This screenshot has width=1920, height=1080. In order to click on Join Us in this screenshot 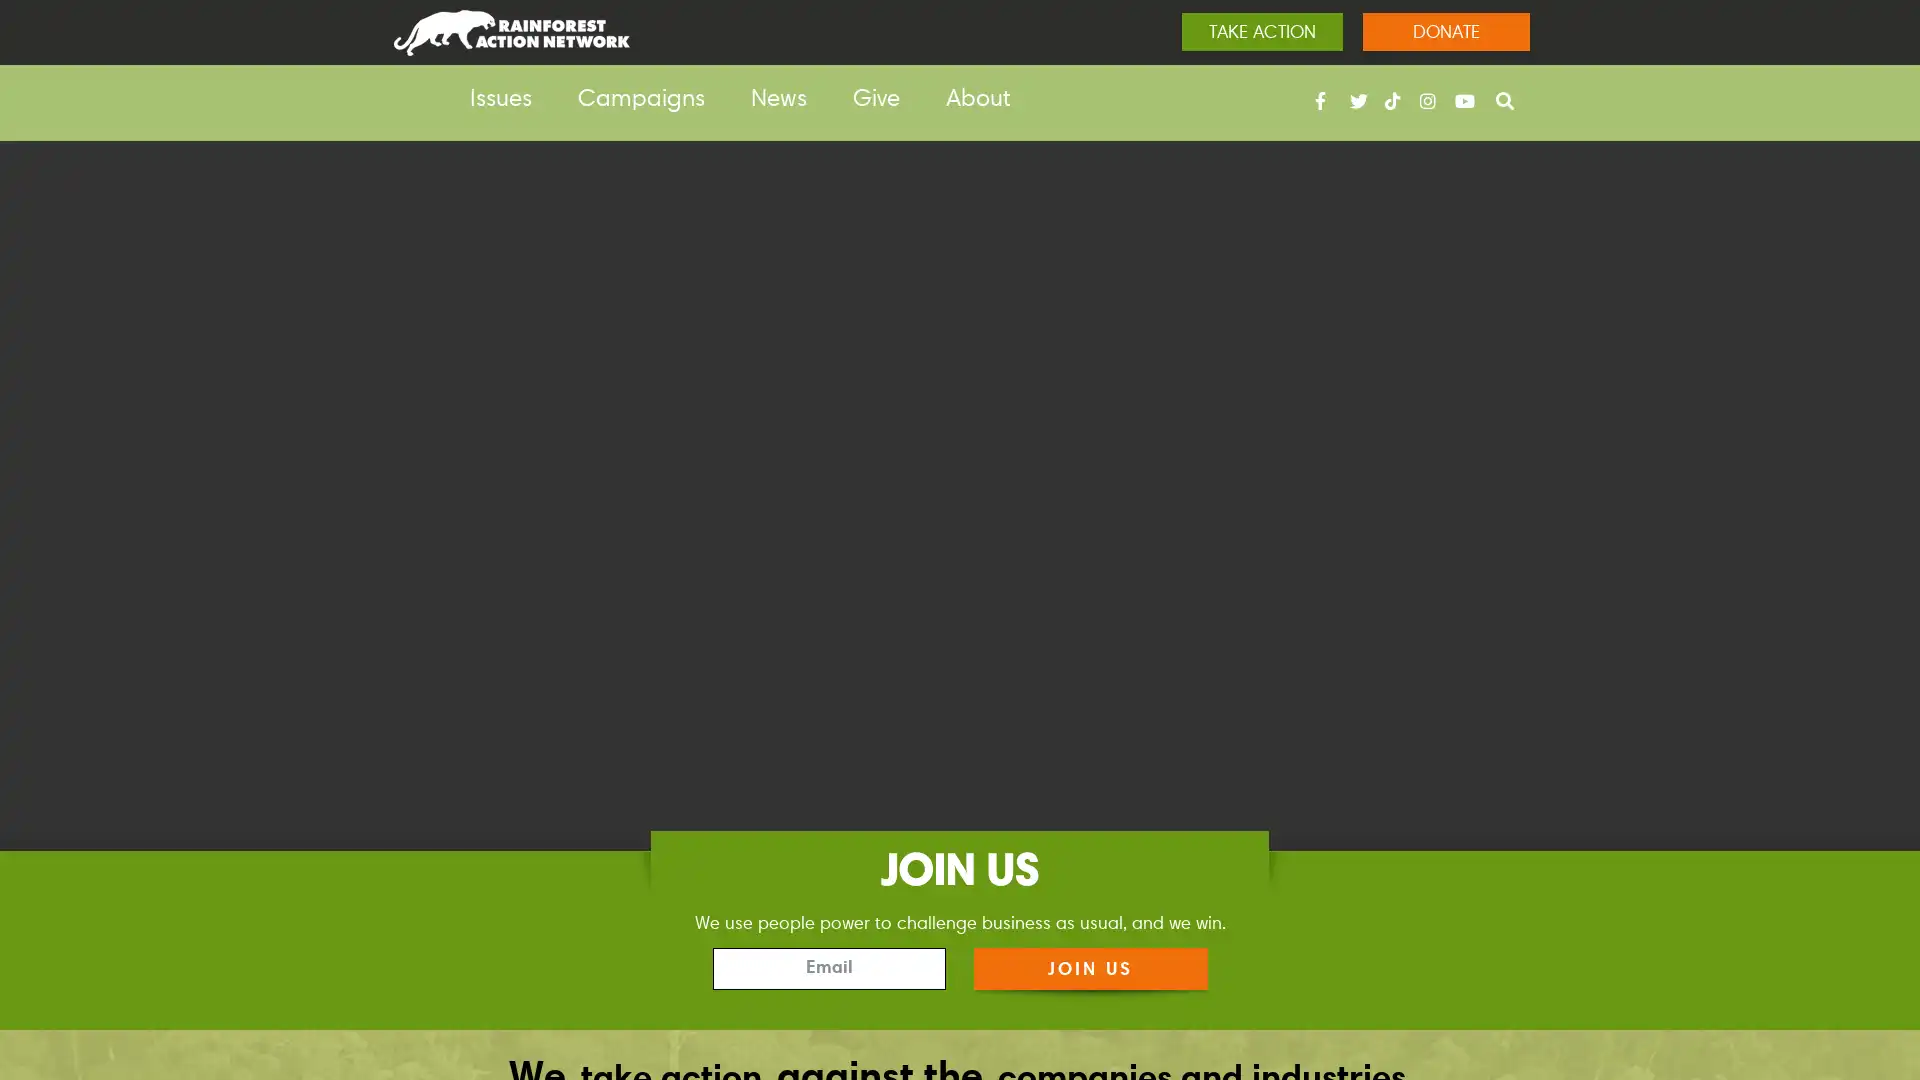, I will do `click(1088, 967)`.